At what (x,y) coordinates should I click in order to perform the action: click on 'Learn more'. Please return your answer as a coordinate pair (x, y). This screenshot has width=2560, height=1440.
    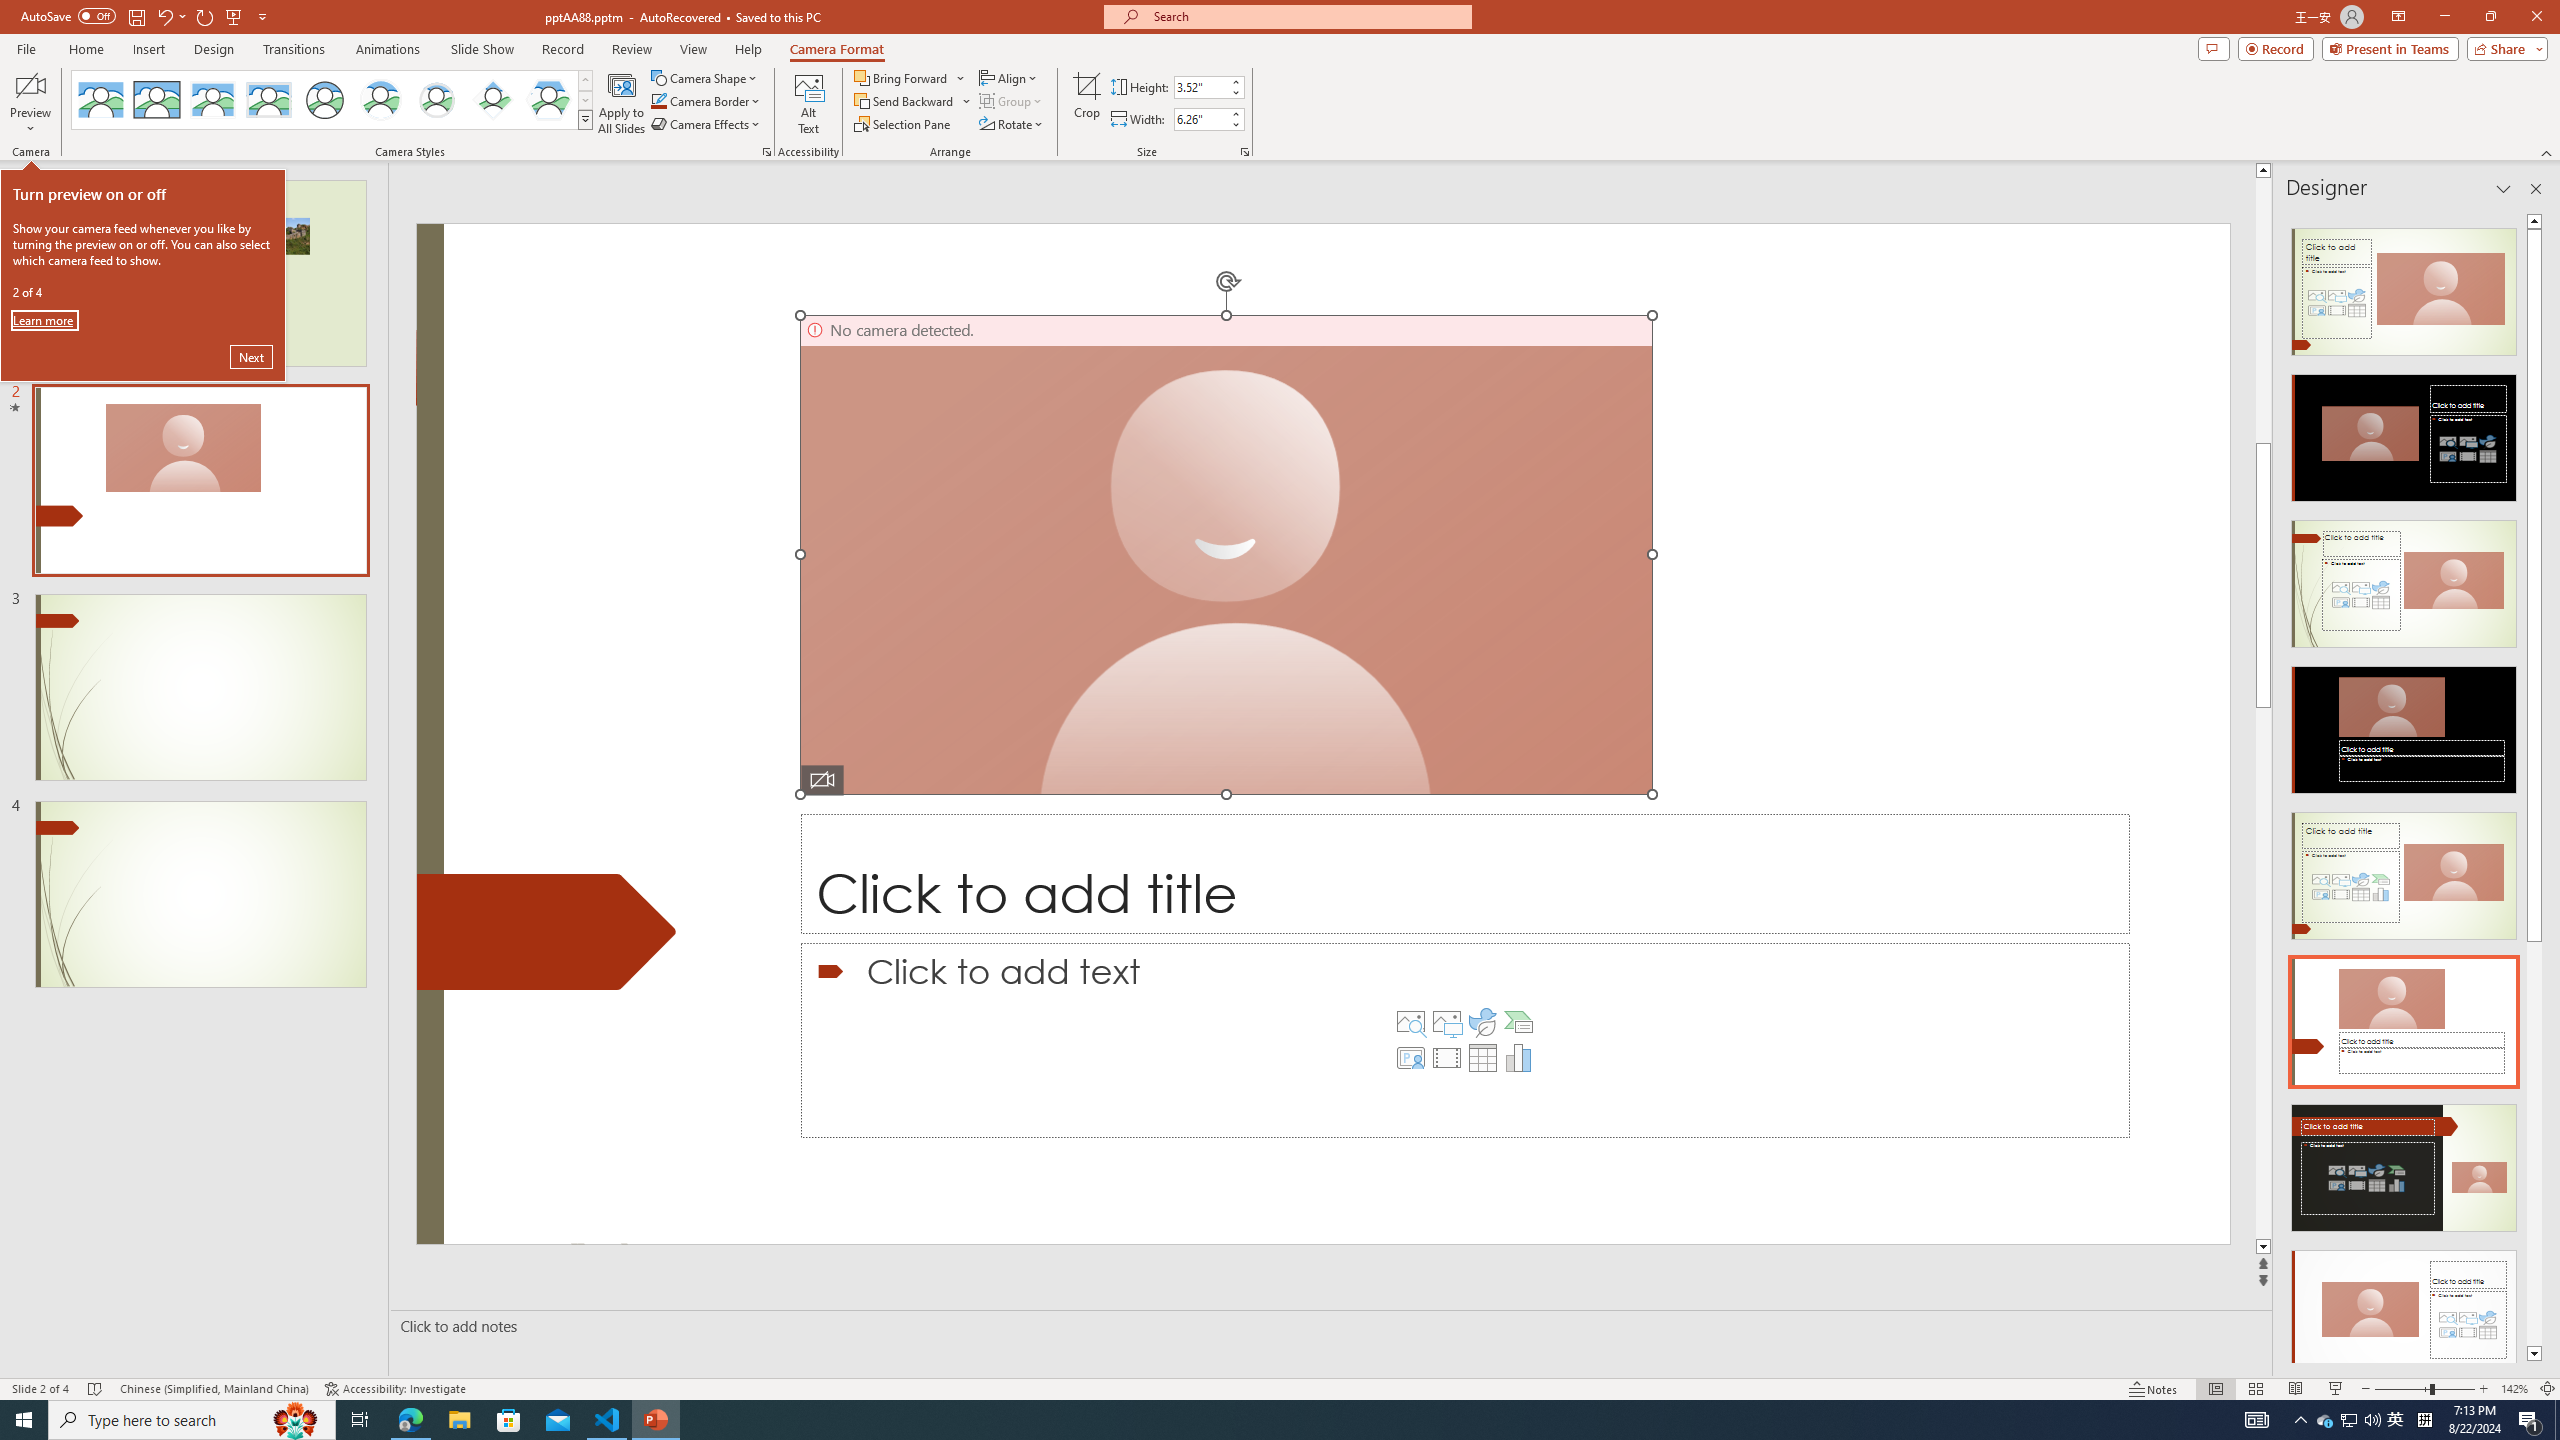
    Looking at the image, I should click on (44, 319).